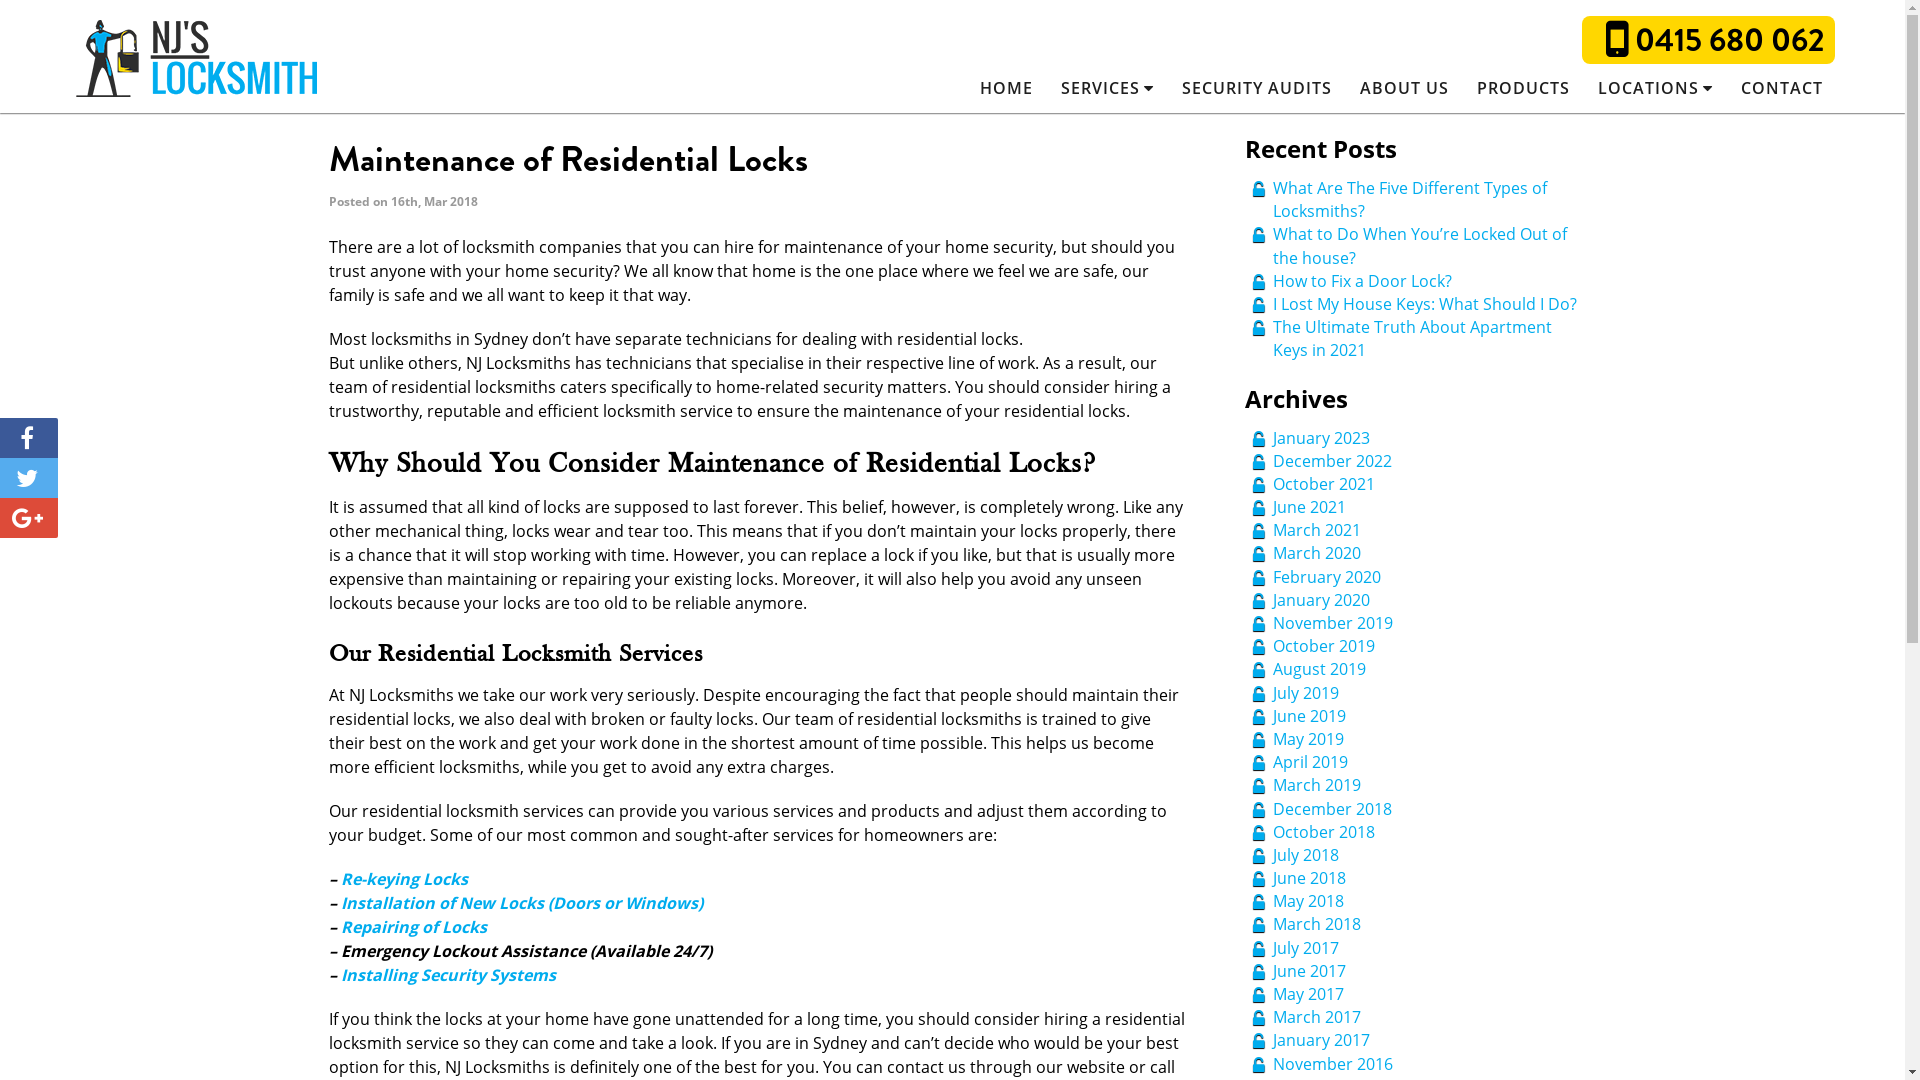  Describe the element at coordinates (1308, 877) in the screenshot. I see `'June 2018'` at that location.